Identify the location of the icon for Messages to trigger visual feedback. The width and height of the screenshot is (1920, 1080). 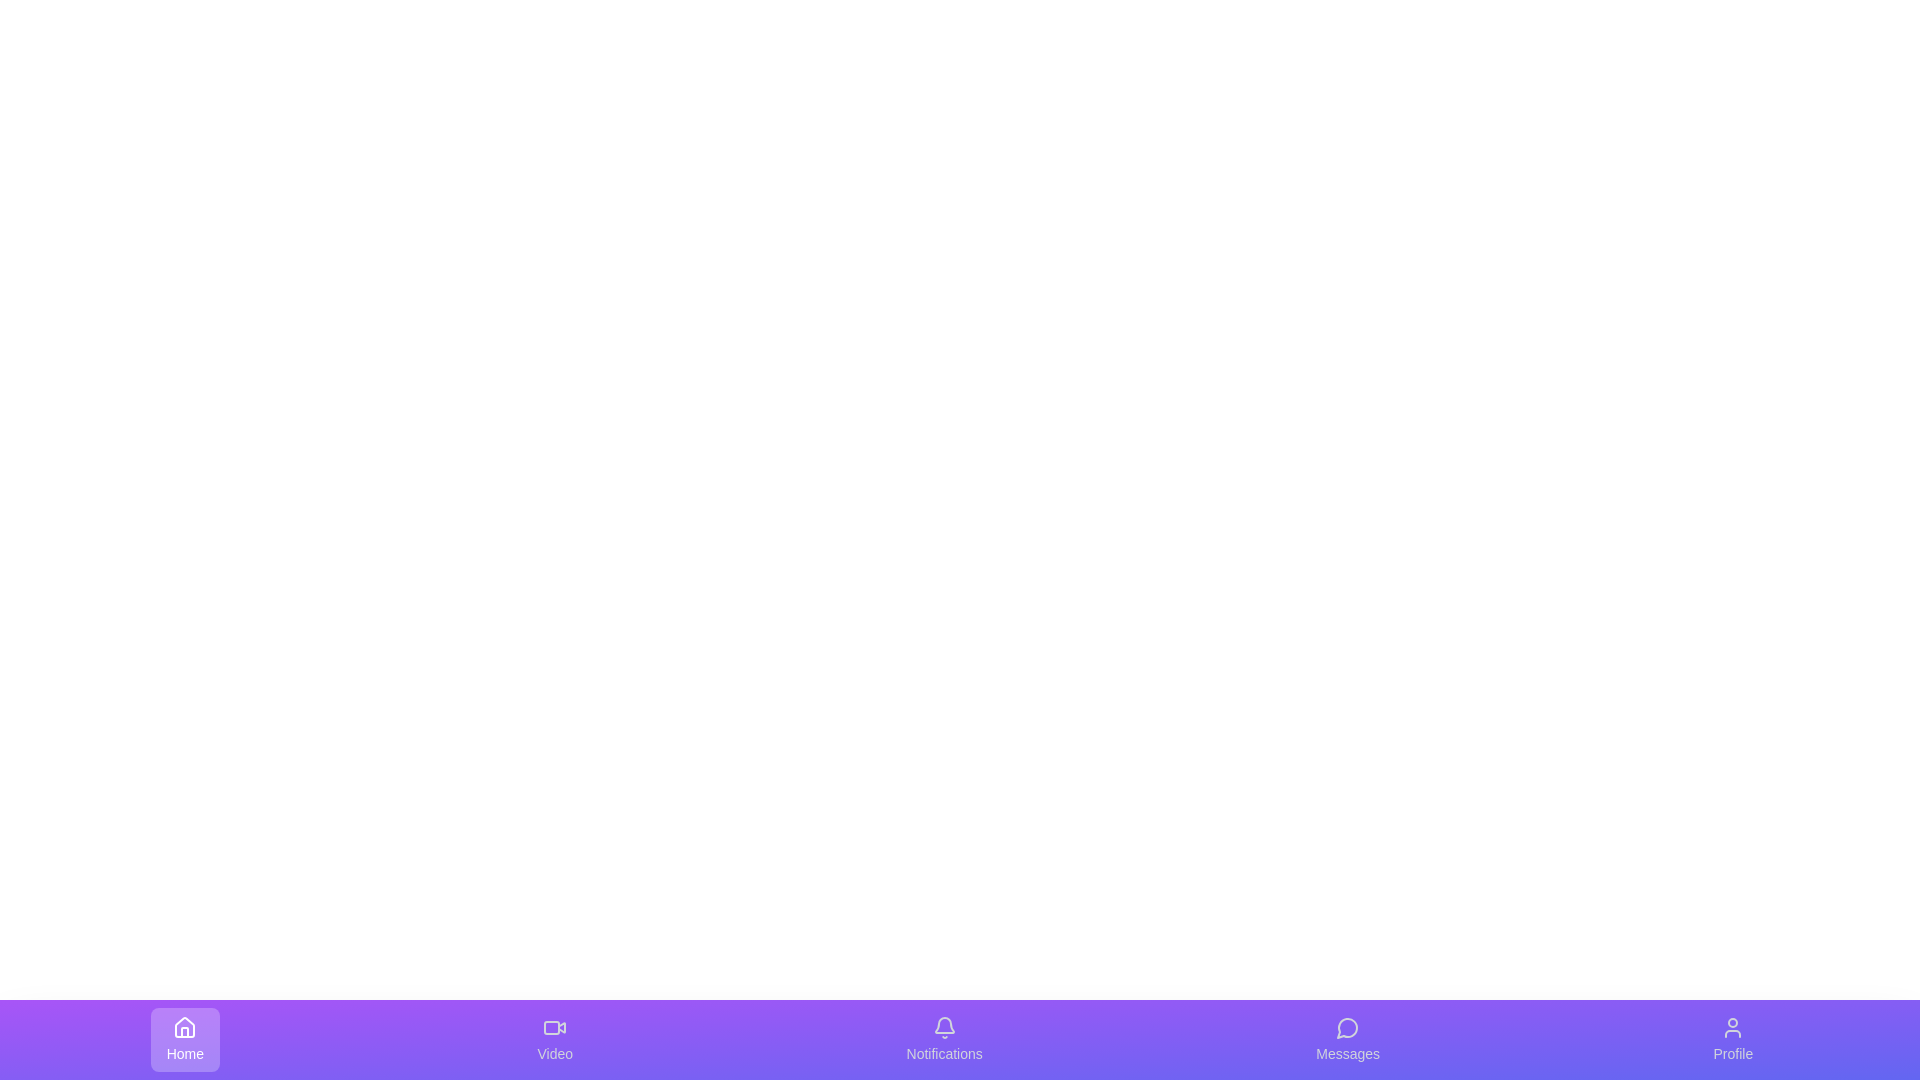
(1348, 1039).